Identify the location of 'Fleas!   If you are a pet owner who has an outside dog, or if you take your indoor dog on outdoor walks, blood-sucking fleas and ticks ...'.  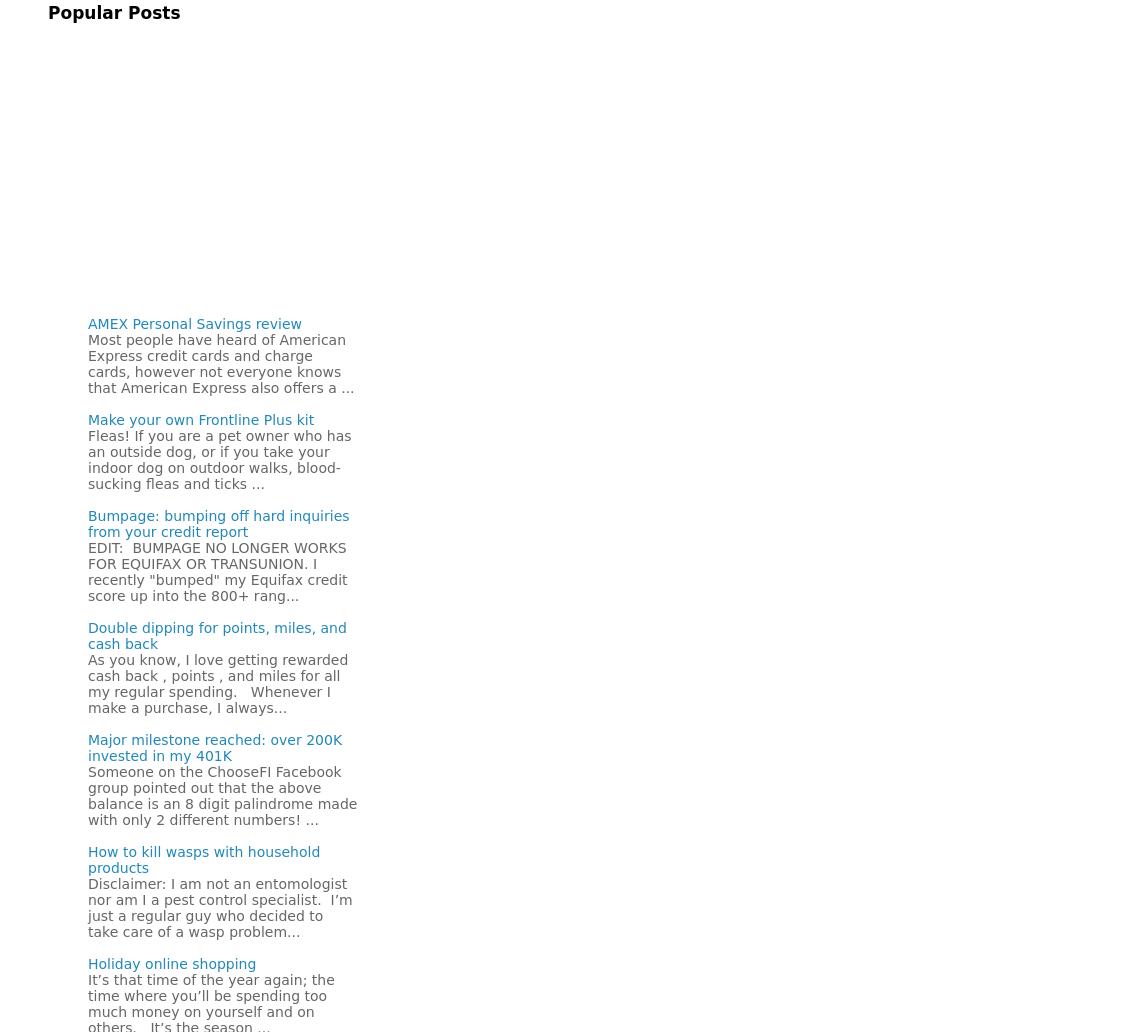
(218, 458).